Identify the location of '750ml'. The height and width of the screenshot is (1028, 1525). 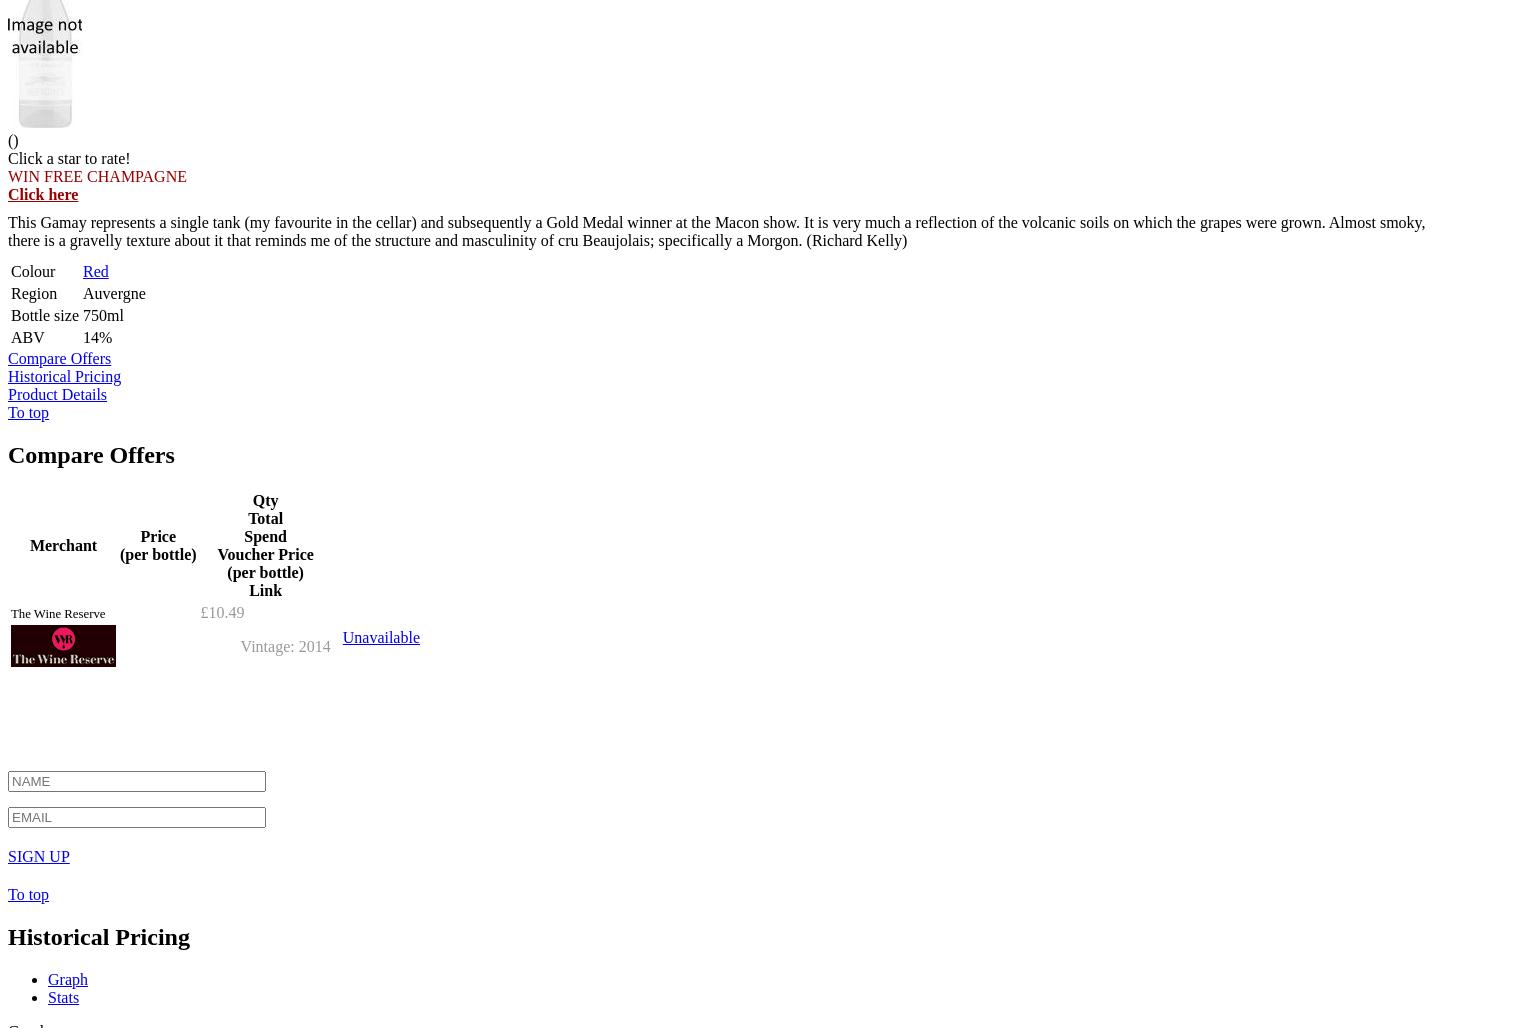
(102, 314).